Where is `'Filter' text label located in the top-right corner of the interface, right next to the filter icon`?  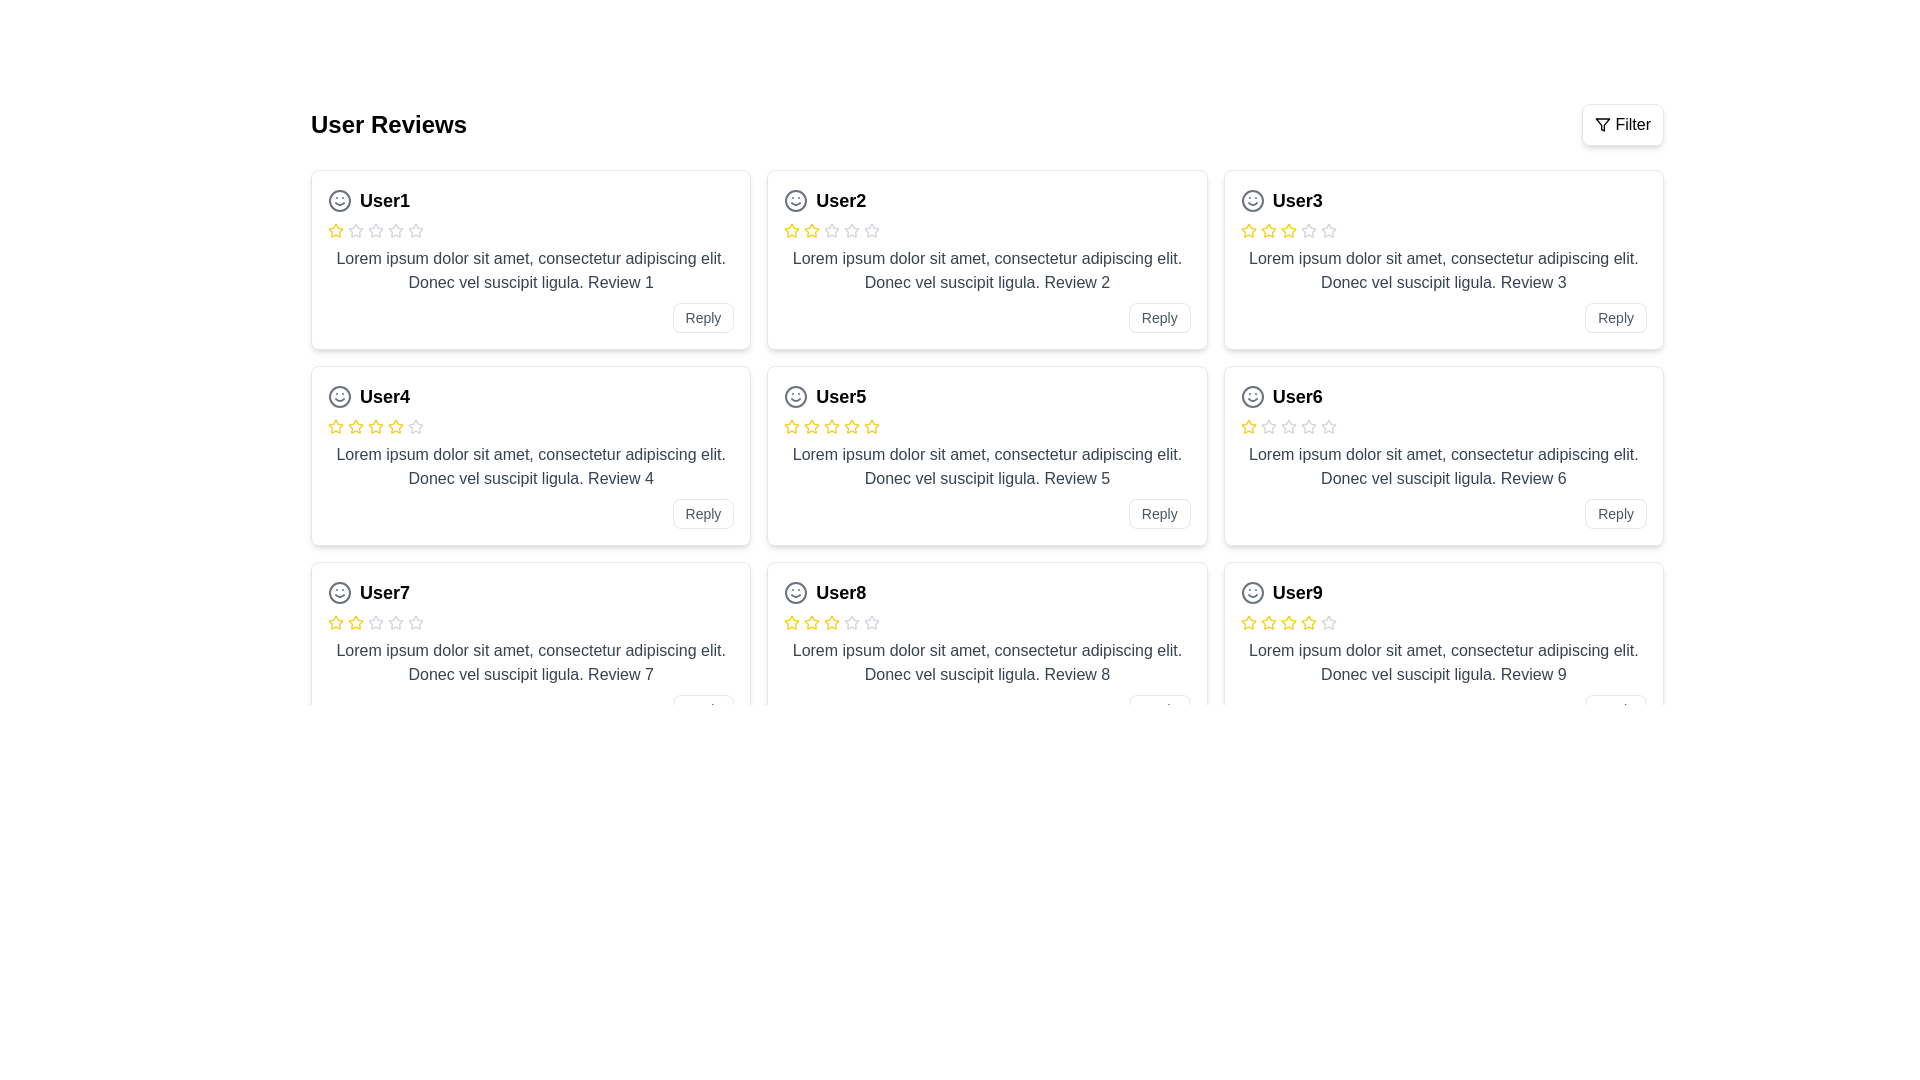 'Filter' text label located in the top-right corner of the interface, right next to the filter icon is located at coordinates (1633, 124).